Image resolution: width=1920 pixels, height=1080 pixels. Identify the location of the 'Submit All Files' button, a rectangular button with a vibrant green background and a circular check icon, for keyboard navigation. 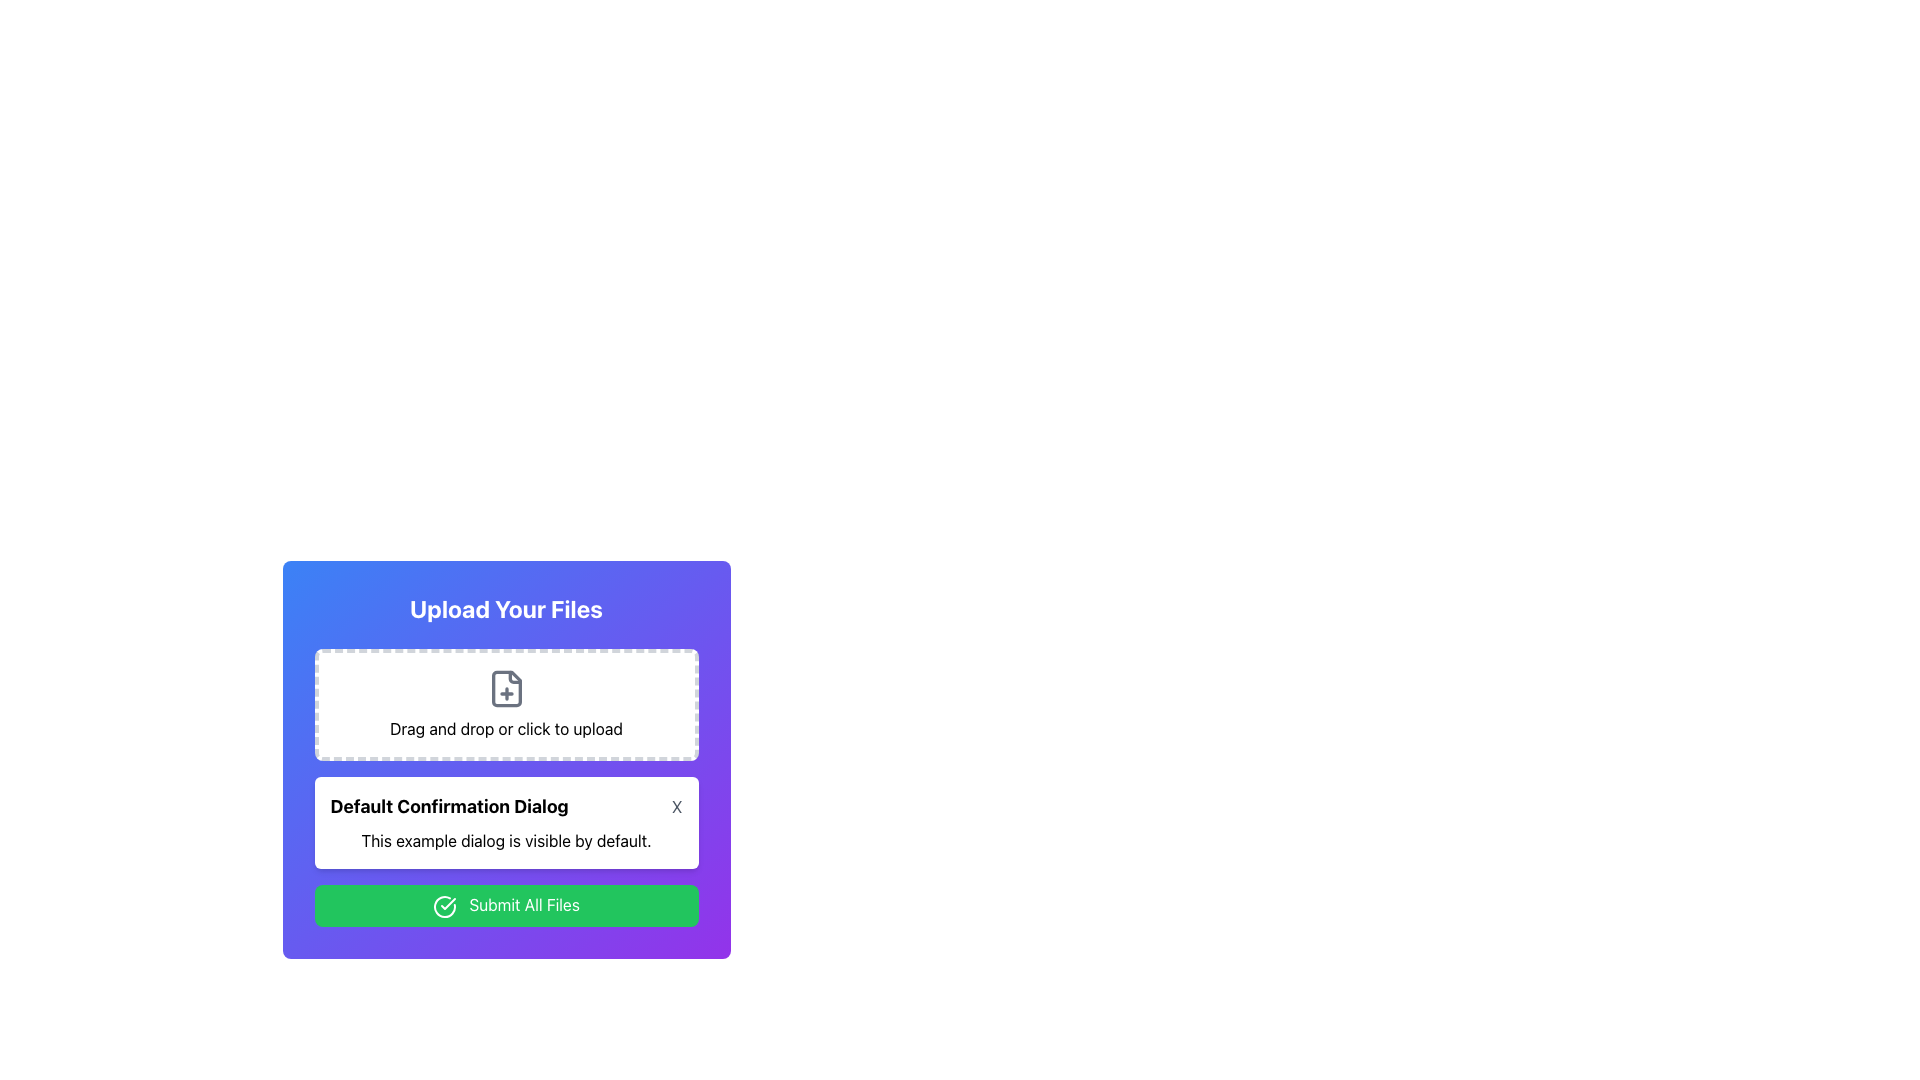
(506, 905).